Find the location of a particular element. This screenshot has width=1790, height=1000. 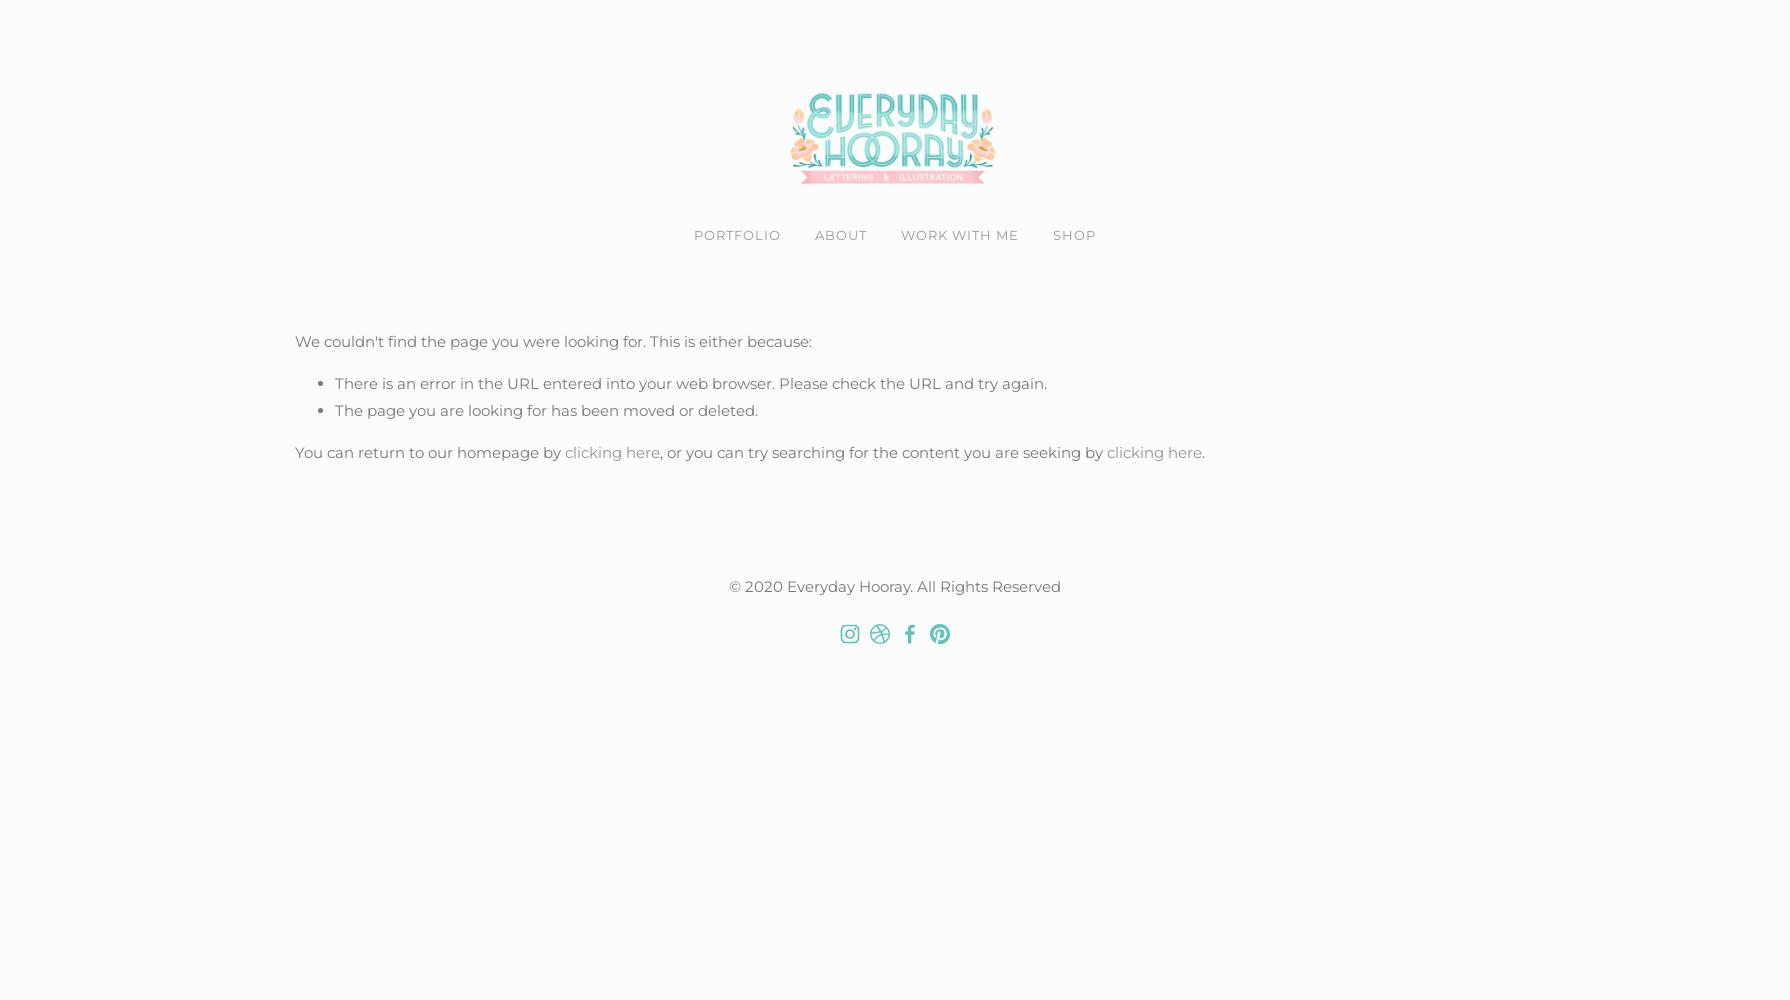

'© 2020 Everyday Hooray. All Rights Reserved' is located at coordinates (895, 584).